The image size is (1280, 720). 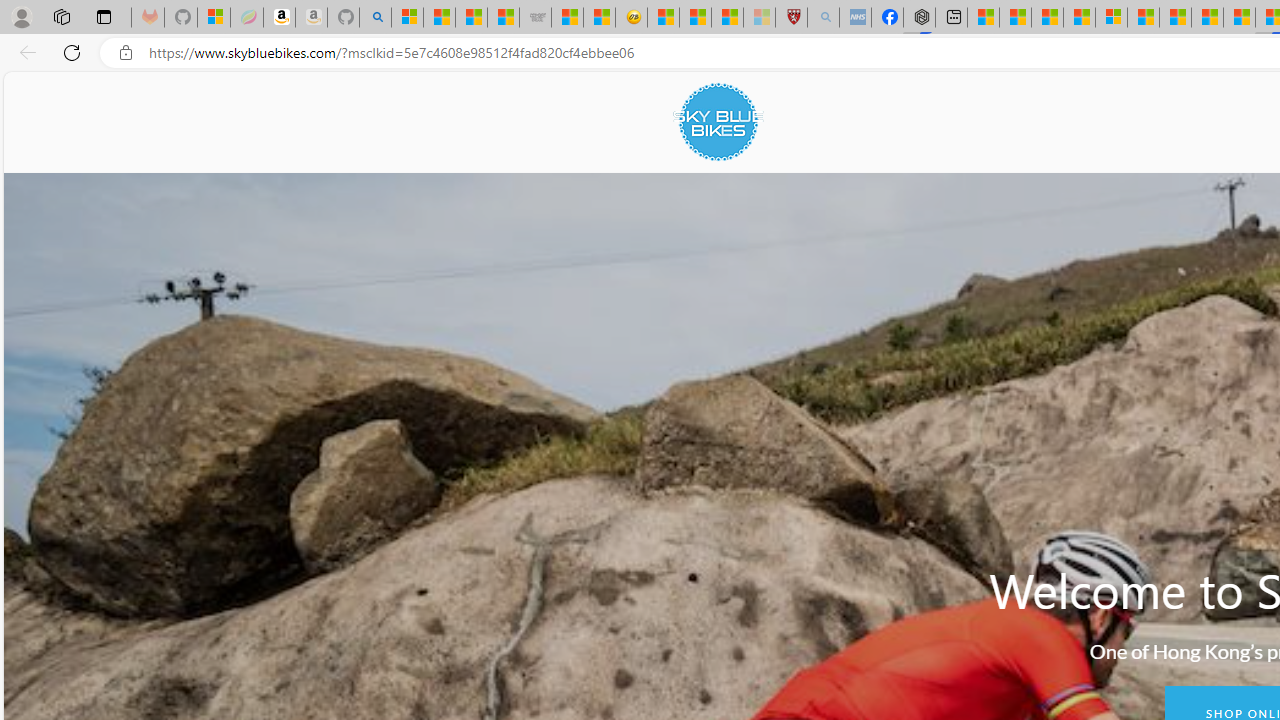 What do you see at coordinates (503, 17) in the screenshot?
I see `'Stocks - MSN'` at bounding box center [503, 17].